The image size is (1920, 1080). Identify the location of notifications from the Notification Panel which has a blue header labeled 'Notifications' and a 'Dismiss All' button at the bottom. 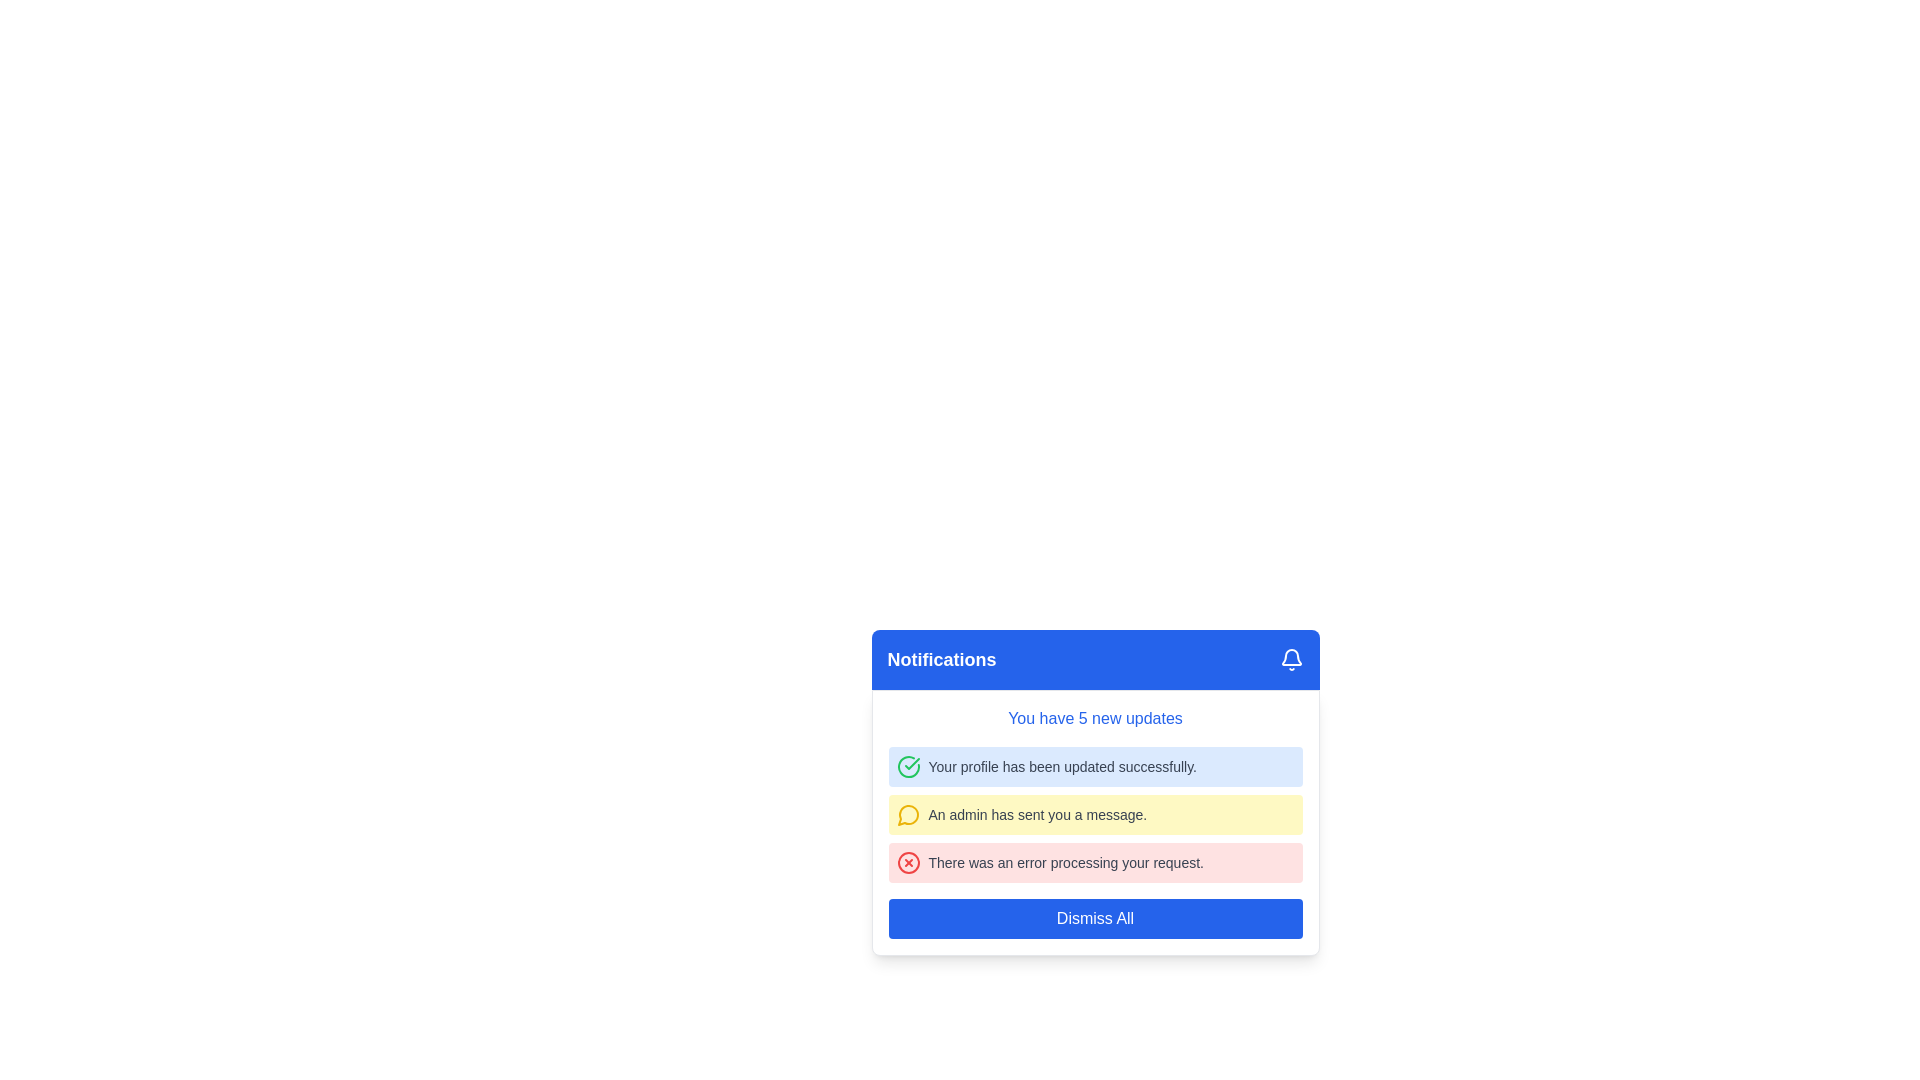
(1094, 792).